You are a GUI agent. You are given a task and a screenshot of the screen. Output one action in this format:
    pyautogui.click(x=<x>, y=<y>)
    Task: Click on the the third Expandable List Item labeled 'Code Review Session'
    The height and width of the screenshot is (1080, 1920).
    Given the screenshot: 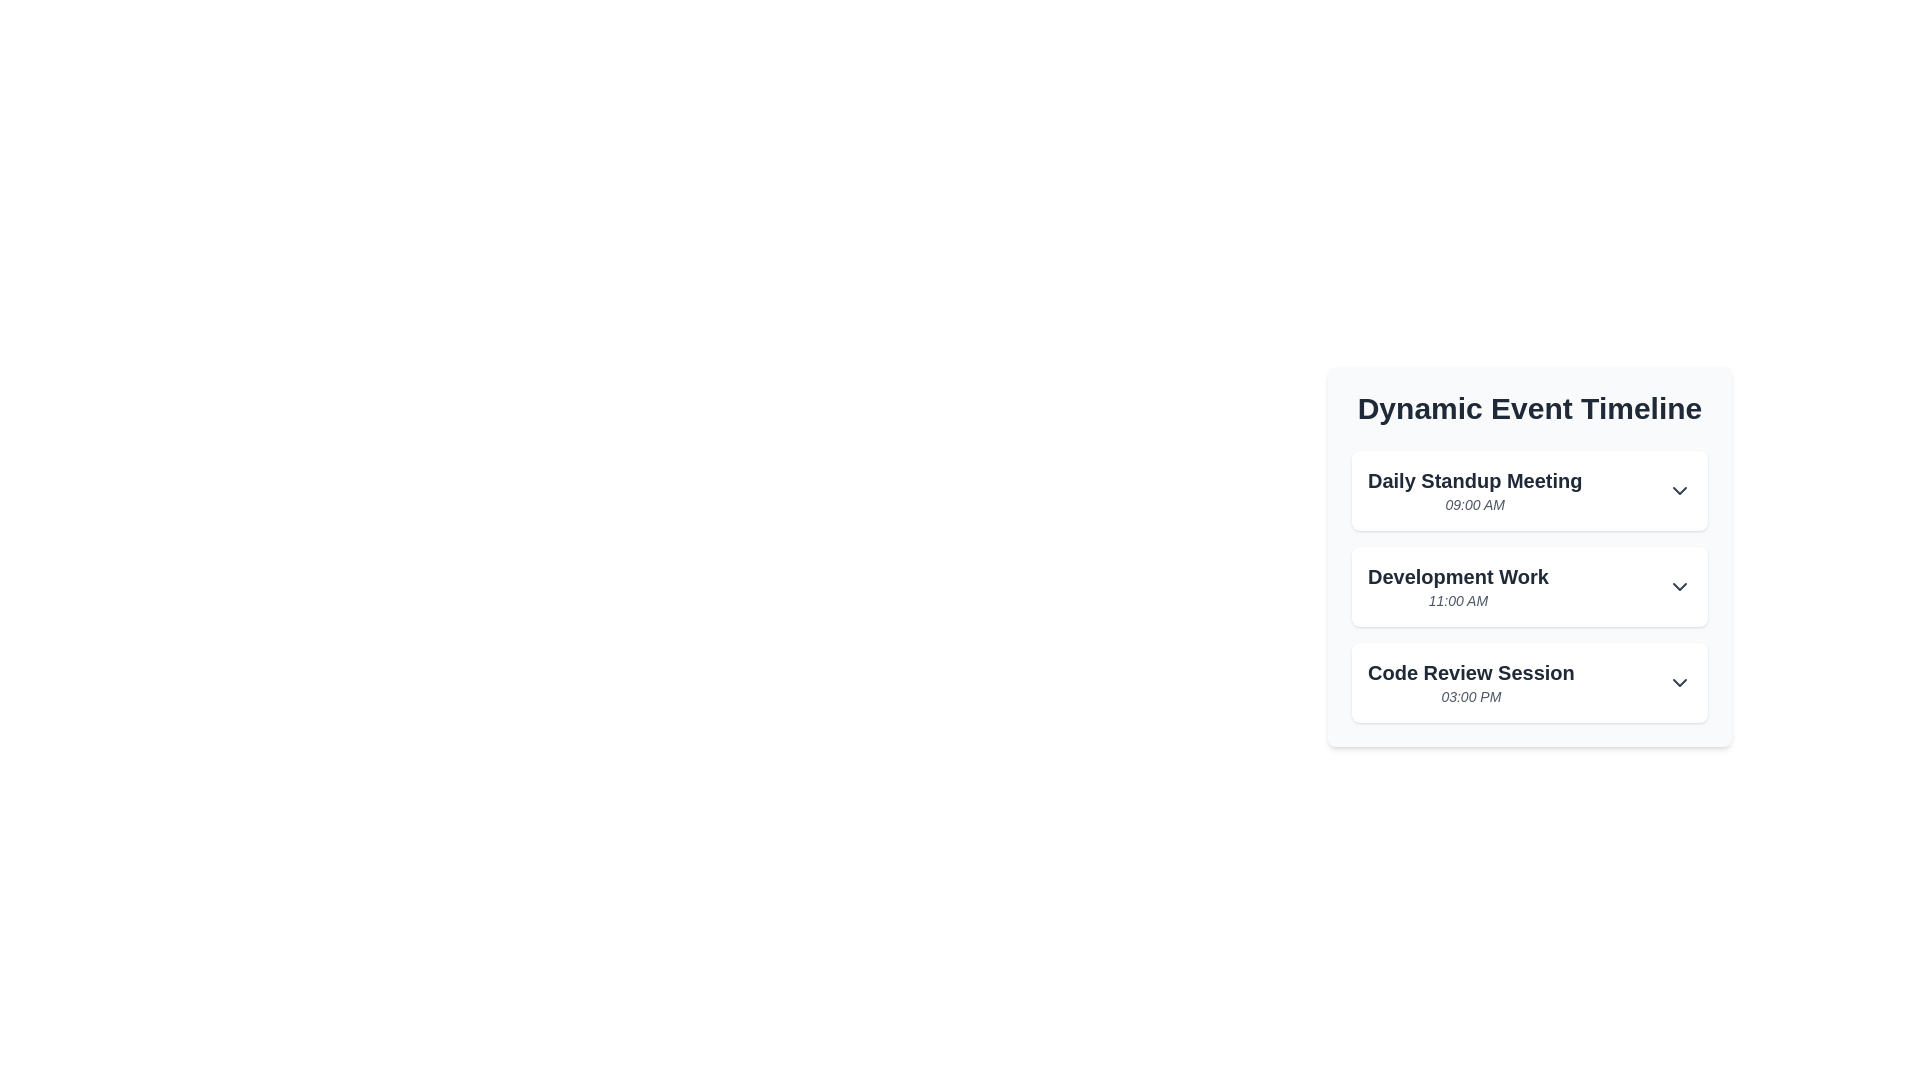 What is the action you would take?
    pyautogui.click(x=1529, y=681)
    